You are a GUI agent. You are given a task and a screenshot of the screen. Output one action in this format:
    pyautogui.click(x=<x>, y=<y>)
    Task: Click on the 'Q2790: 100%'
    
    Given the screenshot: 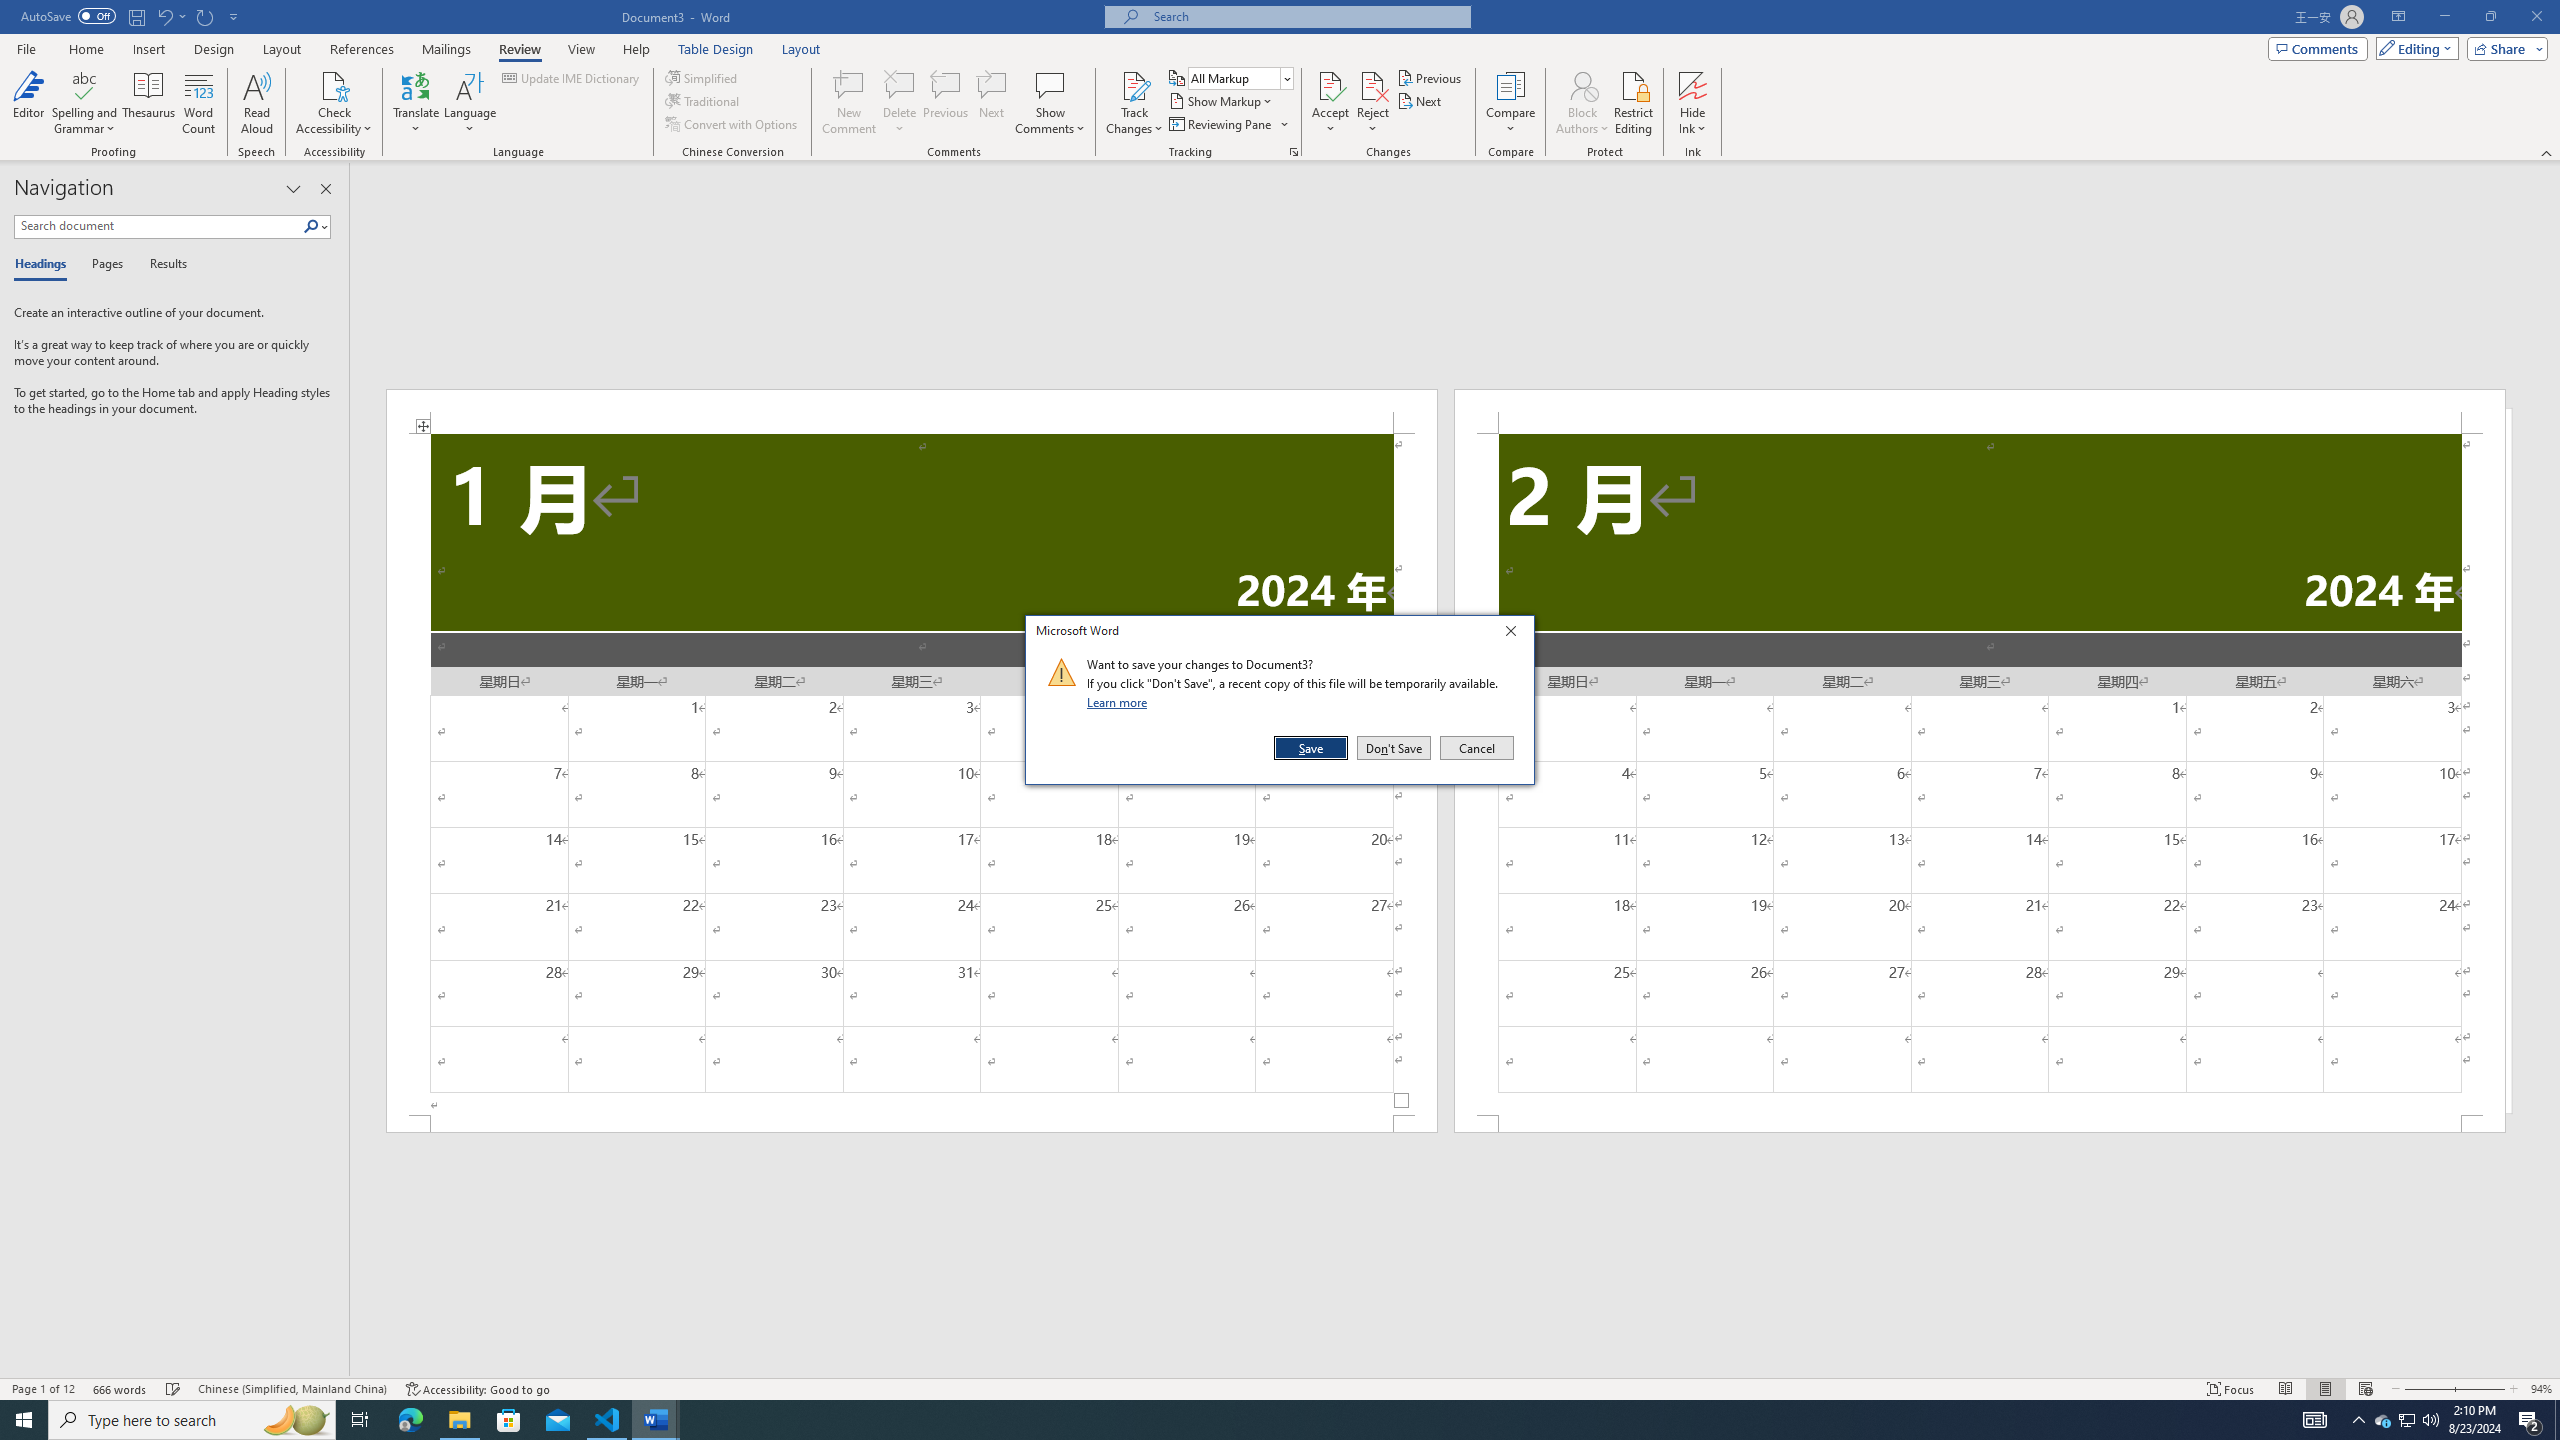 What is the action you would take?
    pyautogui.click(x=2429, y=1418)
    